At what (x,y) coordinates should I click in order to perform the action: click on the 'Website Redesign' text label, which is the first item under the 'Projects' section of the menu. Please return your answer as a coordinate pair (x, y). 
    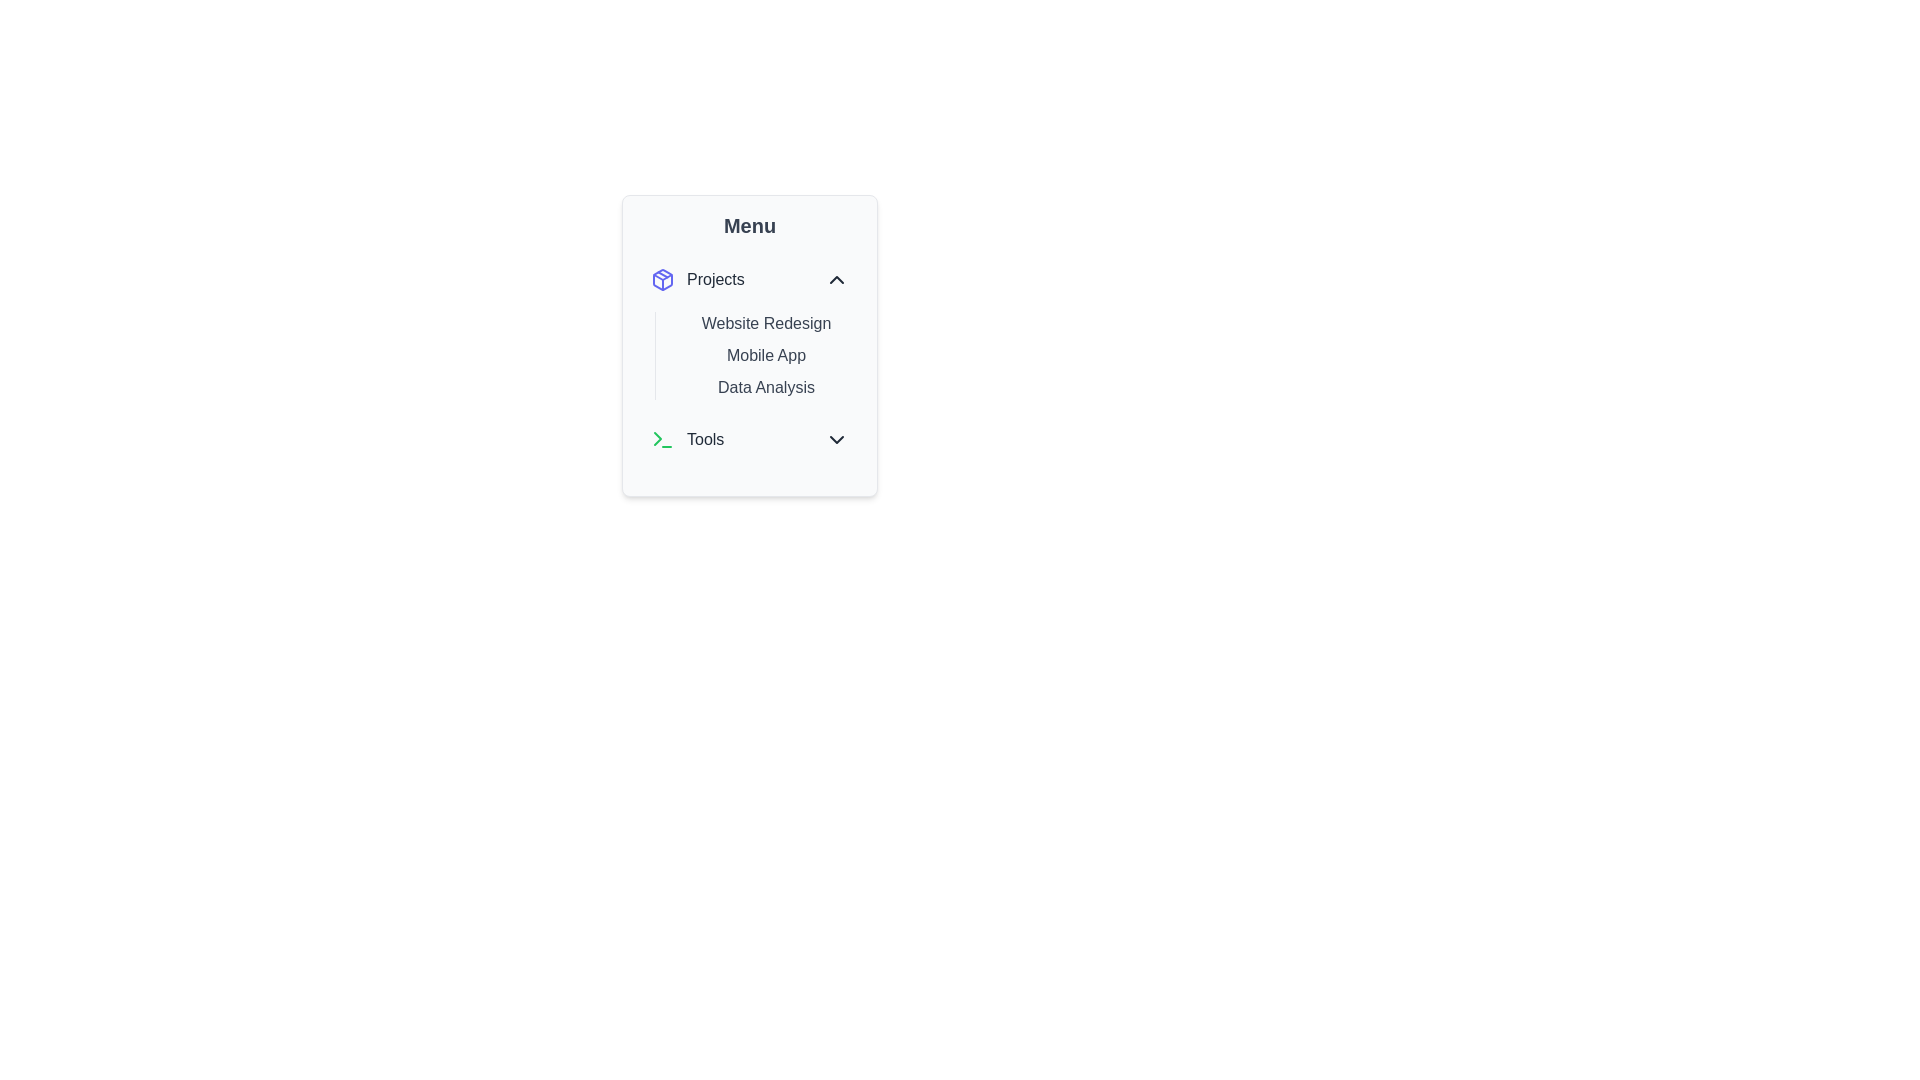
    Looking at the image, I should click on (765, 323).